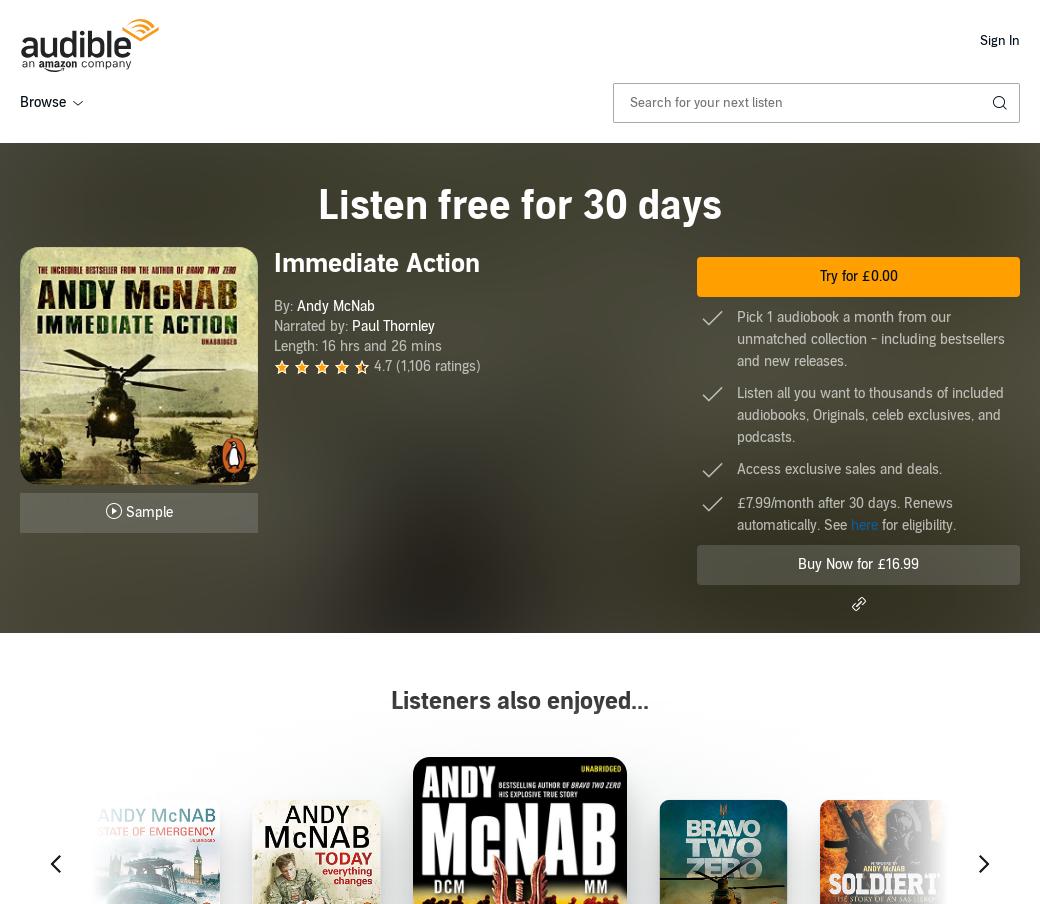 Image resolution: width=1040 pixels, height=904 pixels. Describe the element at coordinates (438, 365) in the screenshot. I see `'(1,106 ratings)'` at that location.